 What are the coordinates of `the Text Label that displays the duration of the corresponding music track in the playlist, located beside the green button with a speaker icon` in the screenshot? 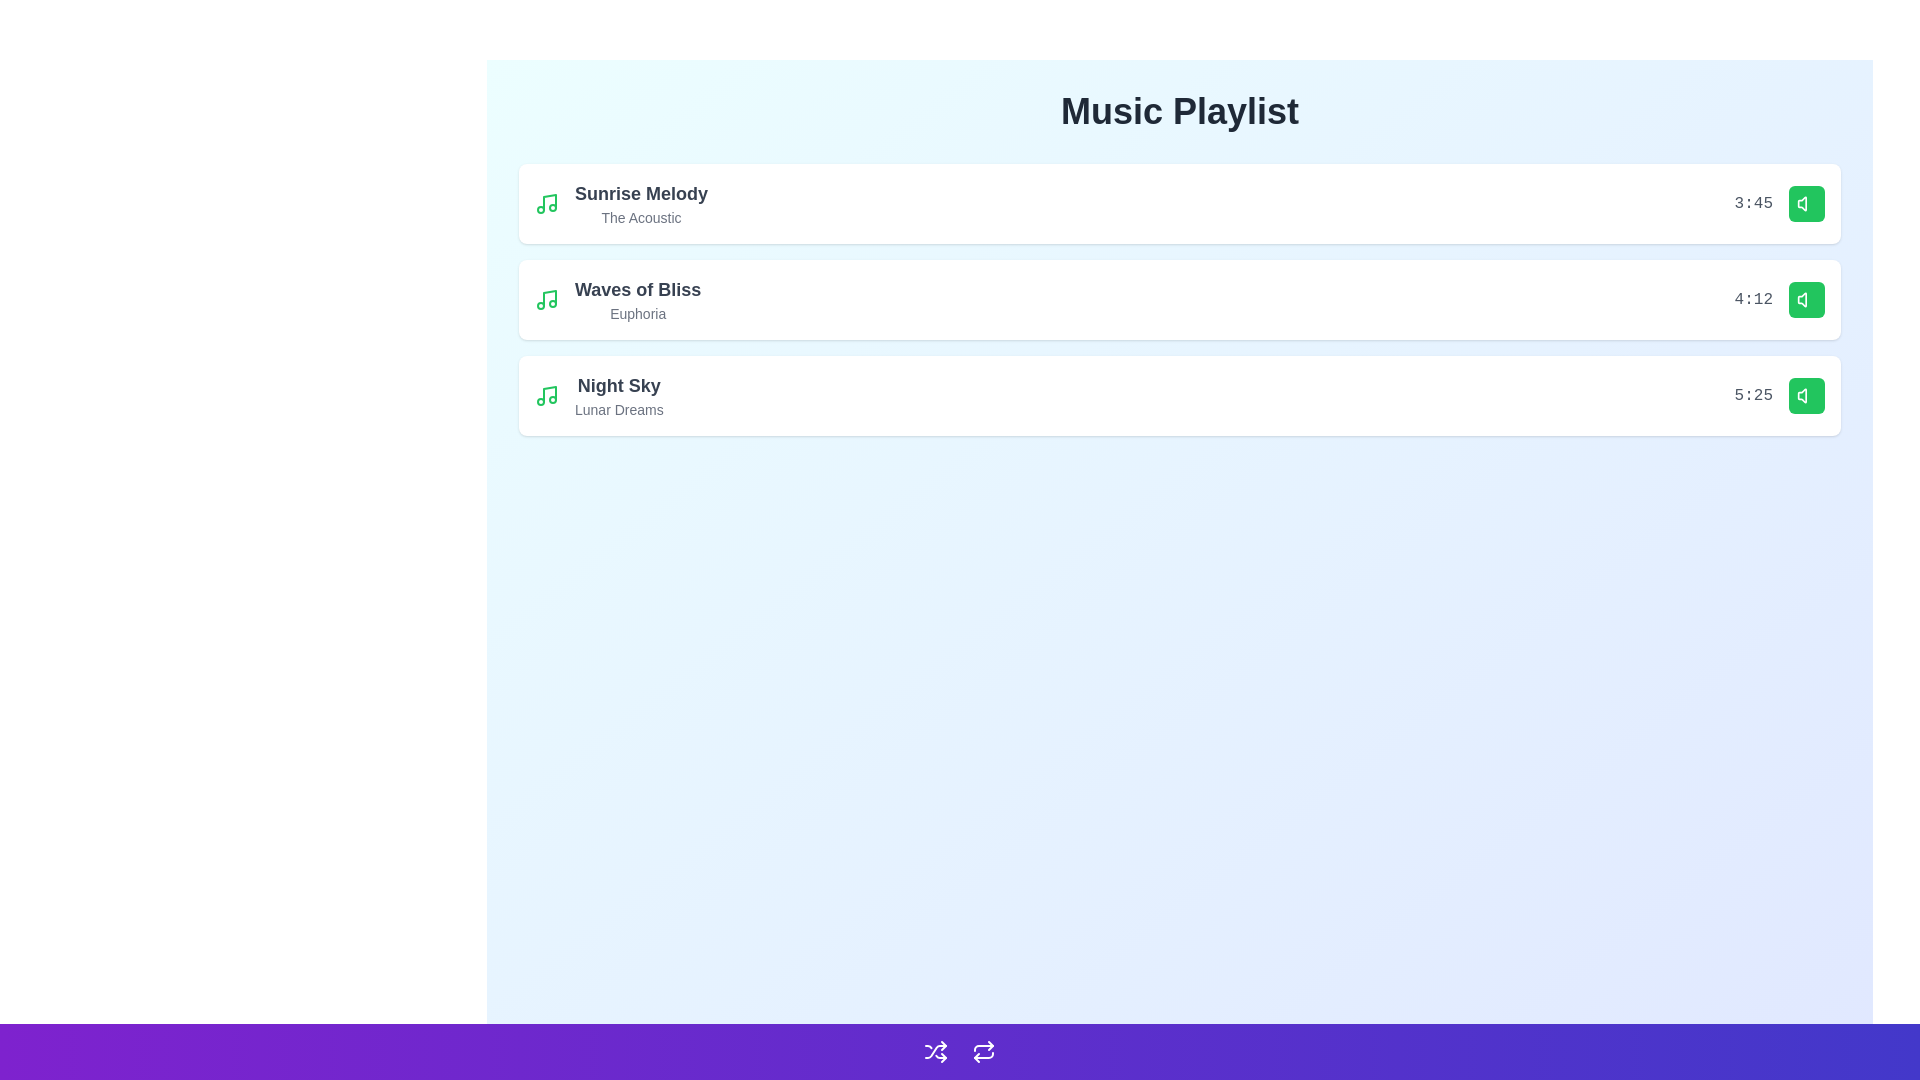 It's located at (1752, 396).